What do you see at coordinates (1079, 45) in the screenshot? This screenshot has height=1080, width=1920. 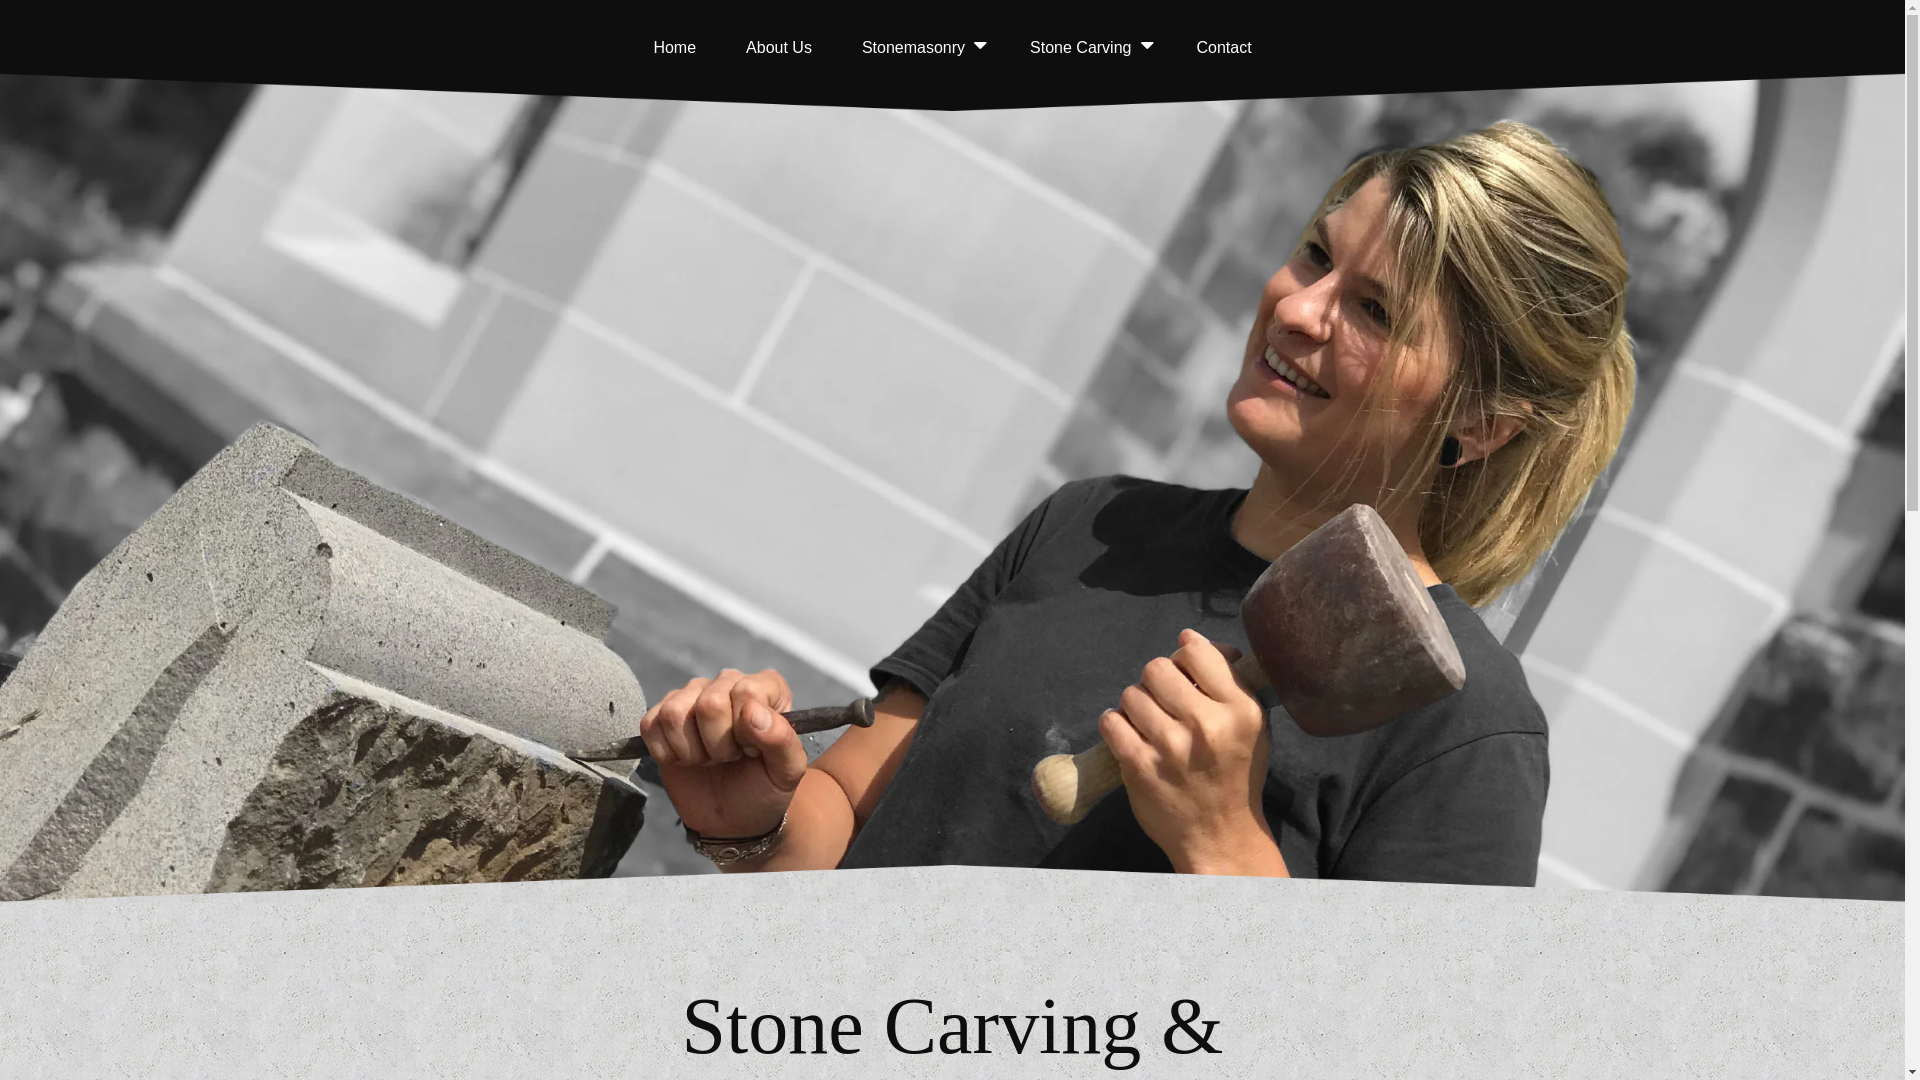 I see `'Stone Carving'` at bounding box center [1079, 45].